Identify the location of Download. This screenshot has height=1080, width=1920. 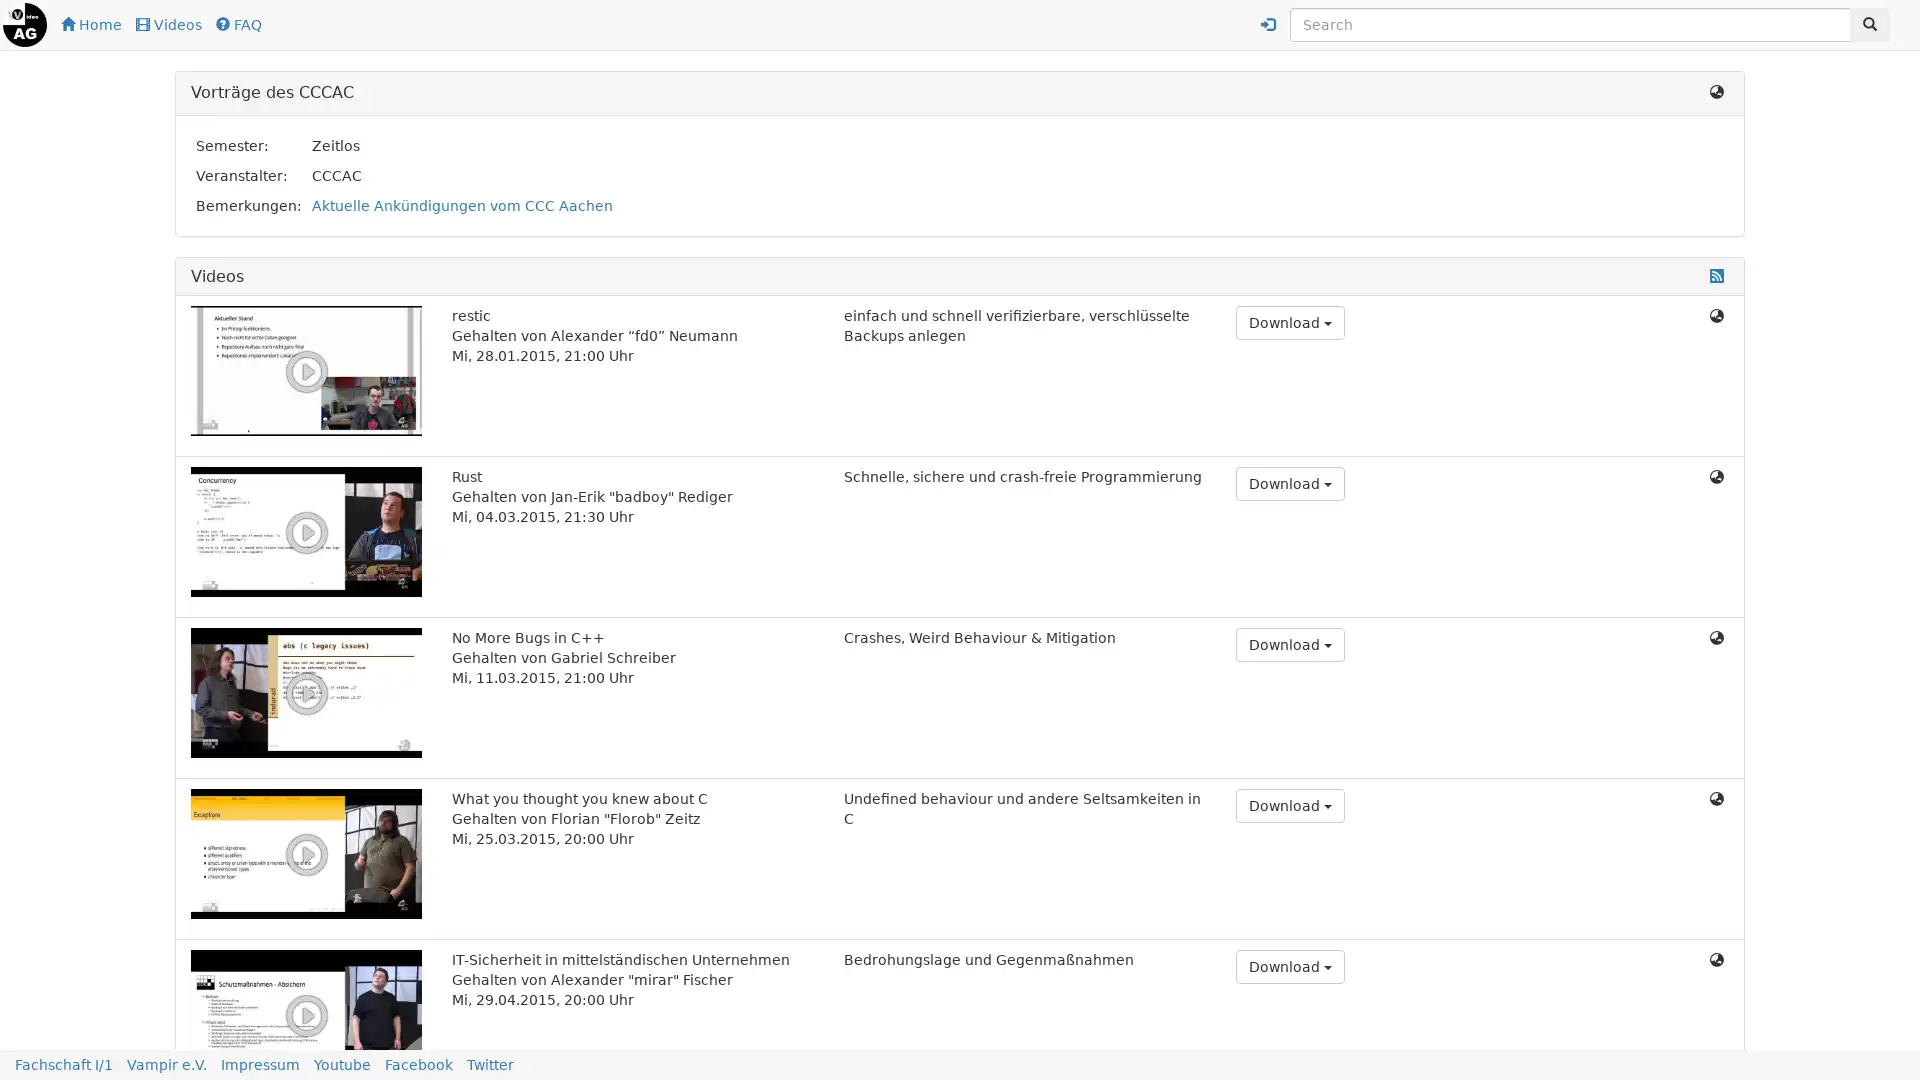
(1290, 805).